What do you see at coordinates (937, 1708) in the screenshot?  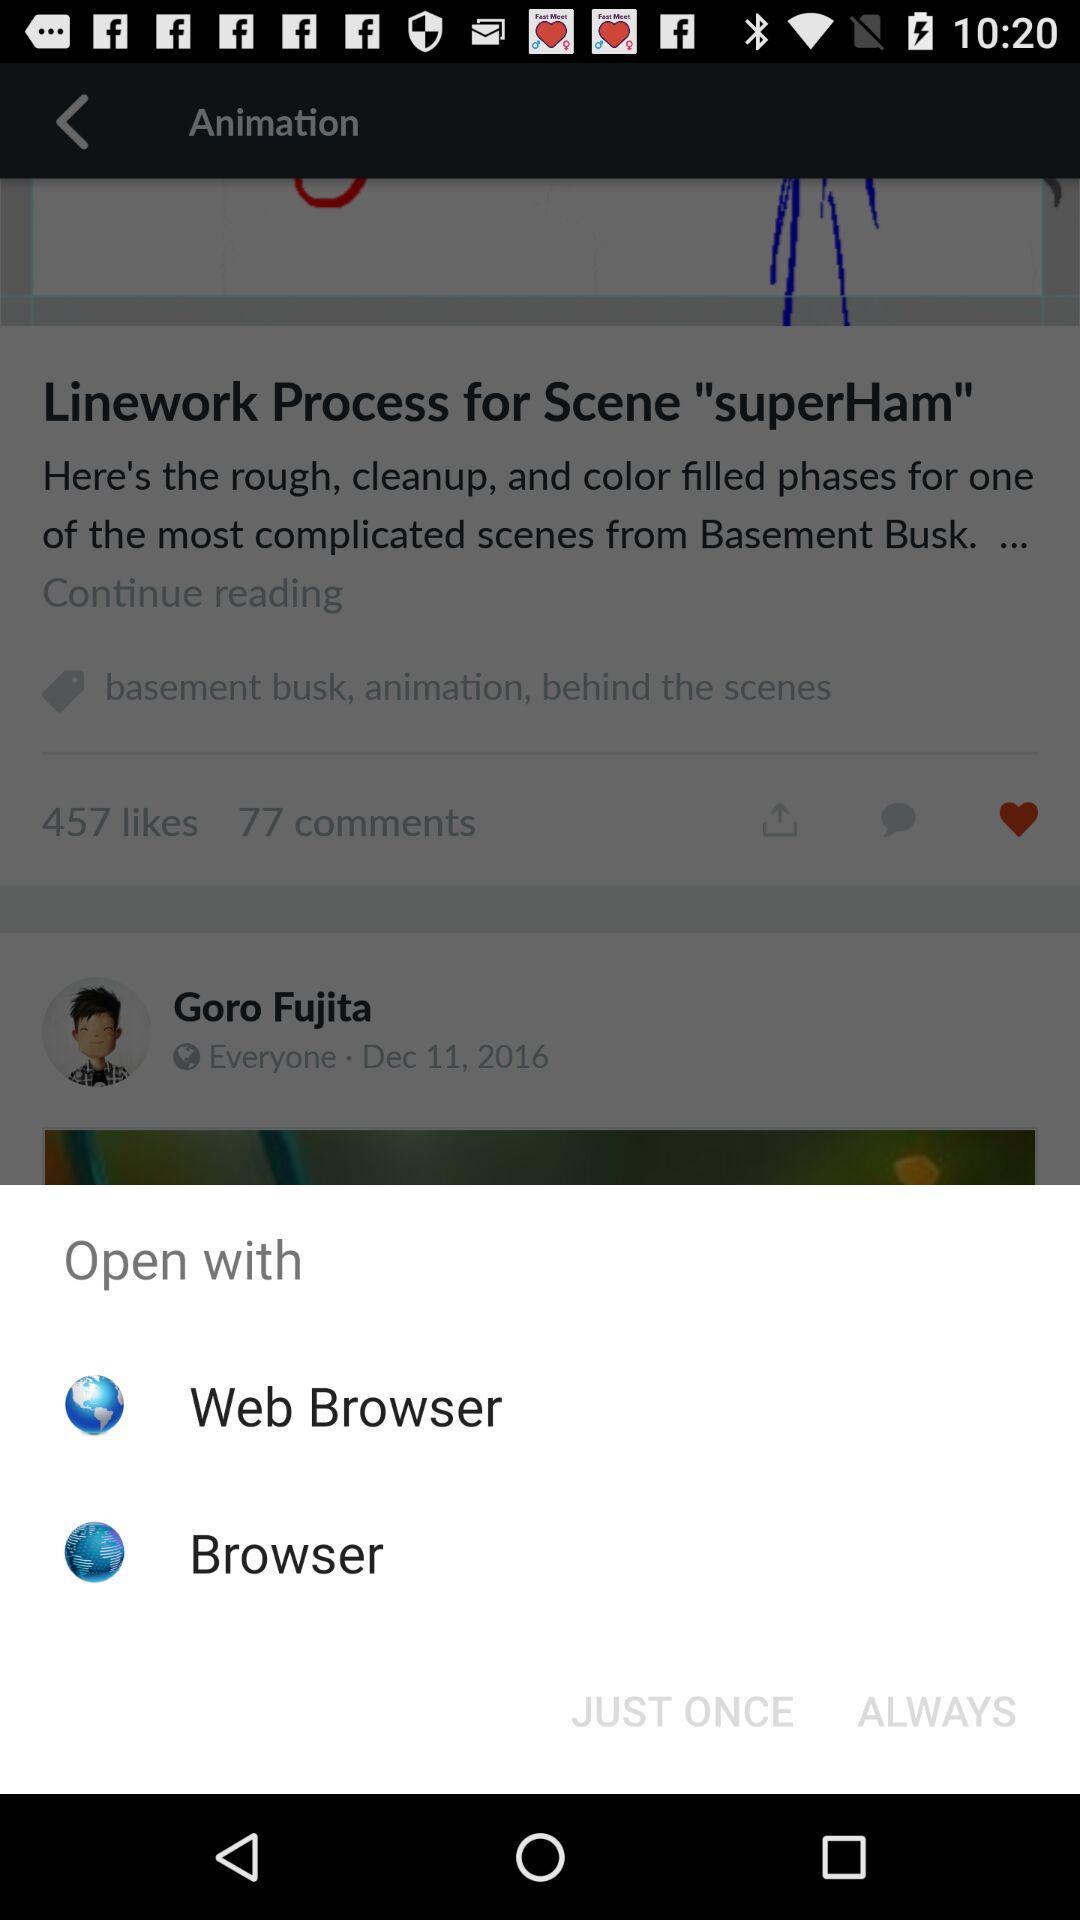 I see `the always button` at bounding box center [937, 1708].